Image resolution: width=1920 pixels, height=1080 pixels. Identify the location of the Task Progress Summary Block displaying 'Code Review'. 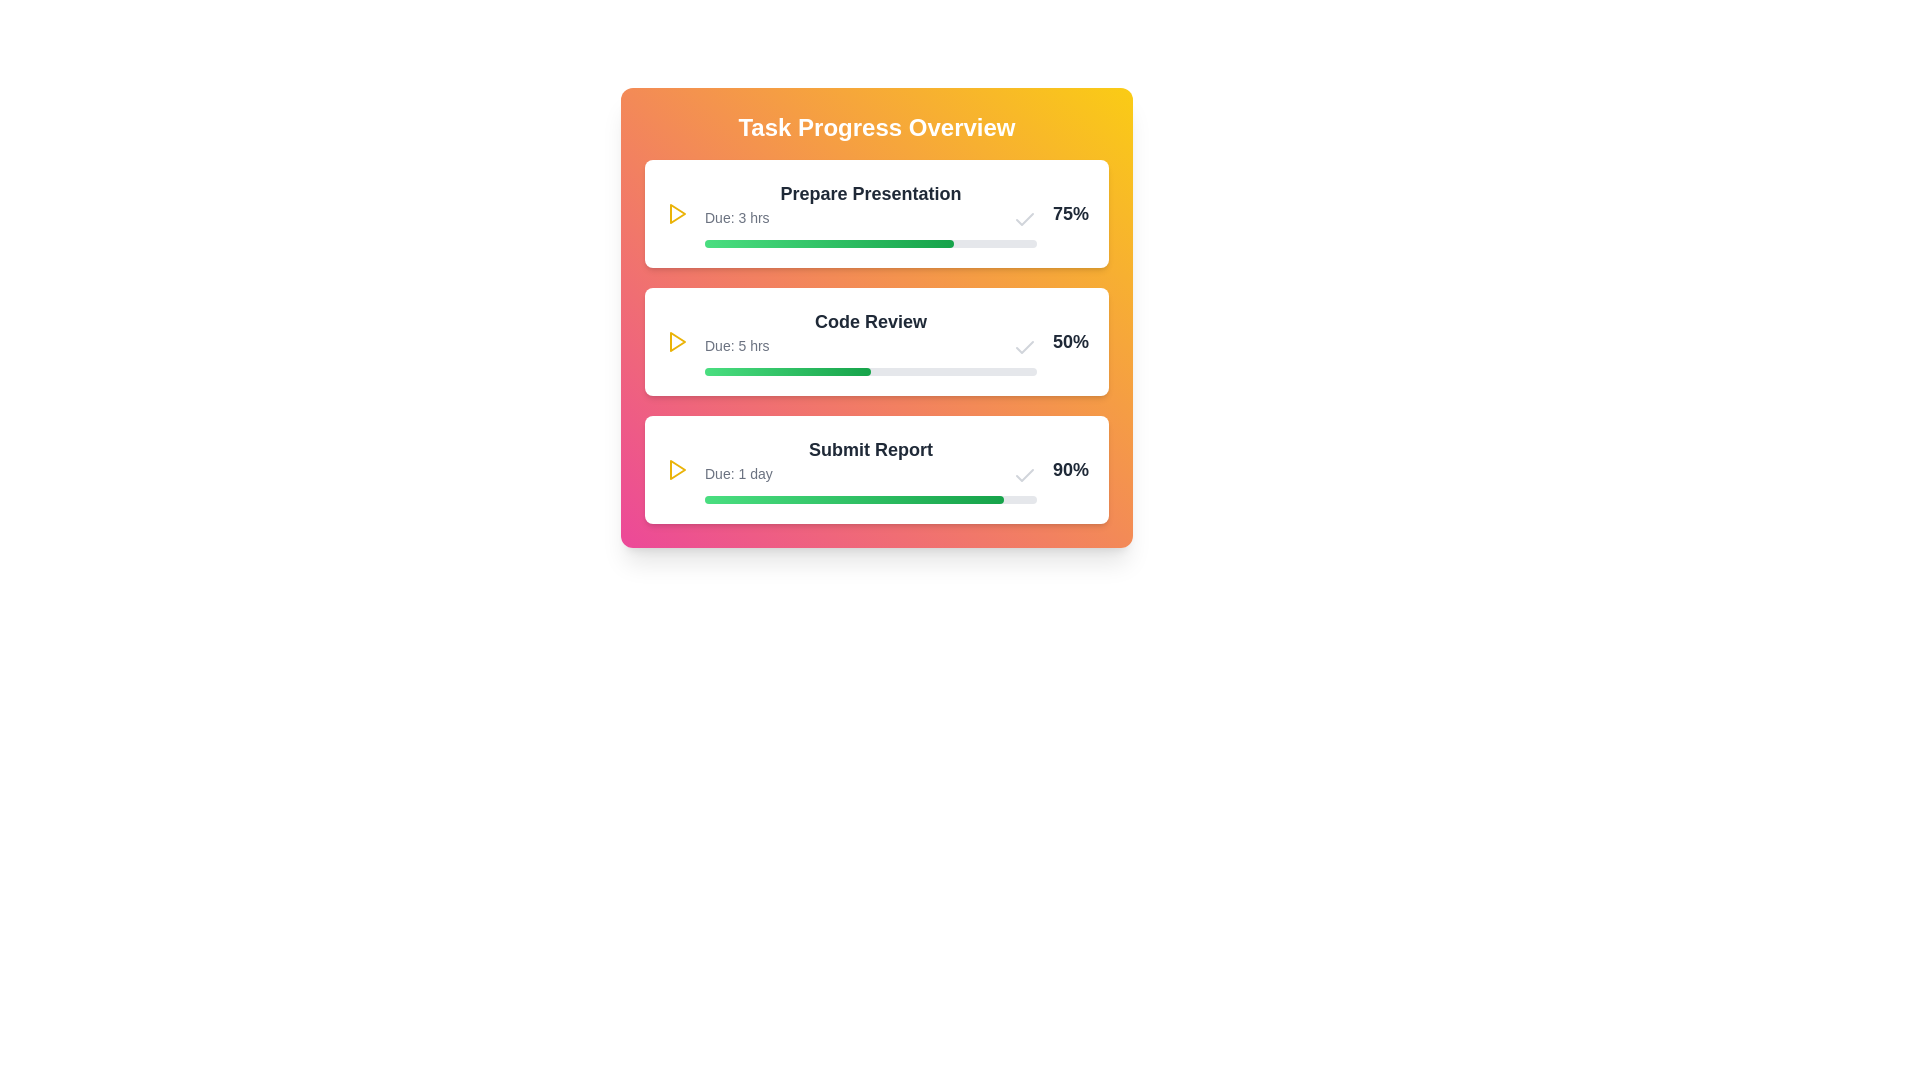
(870, 341).